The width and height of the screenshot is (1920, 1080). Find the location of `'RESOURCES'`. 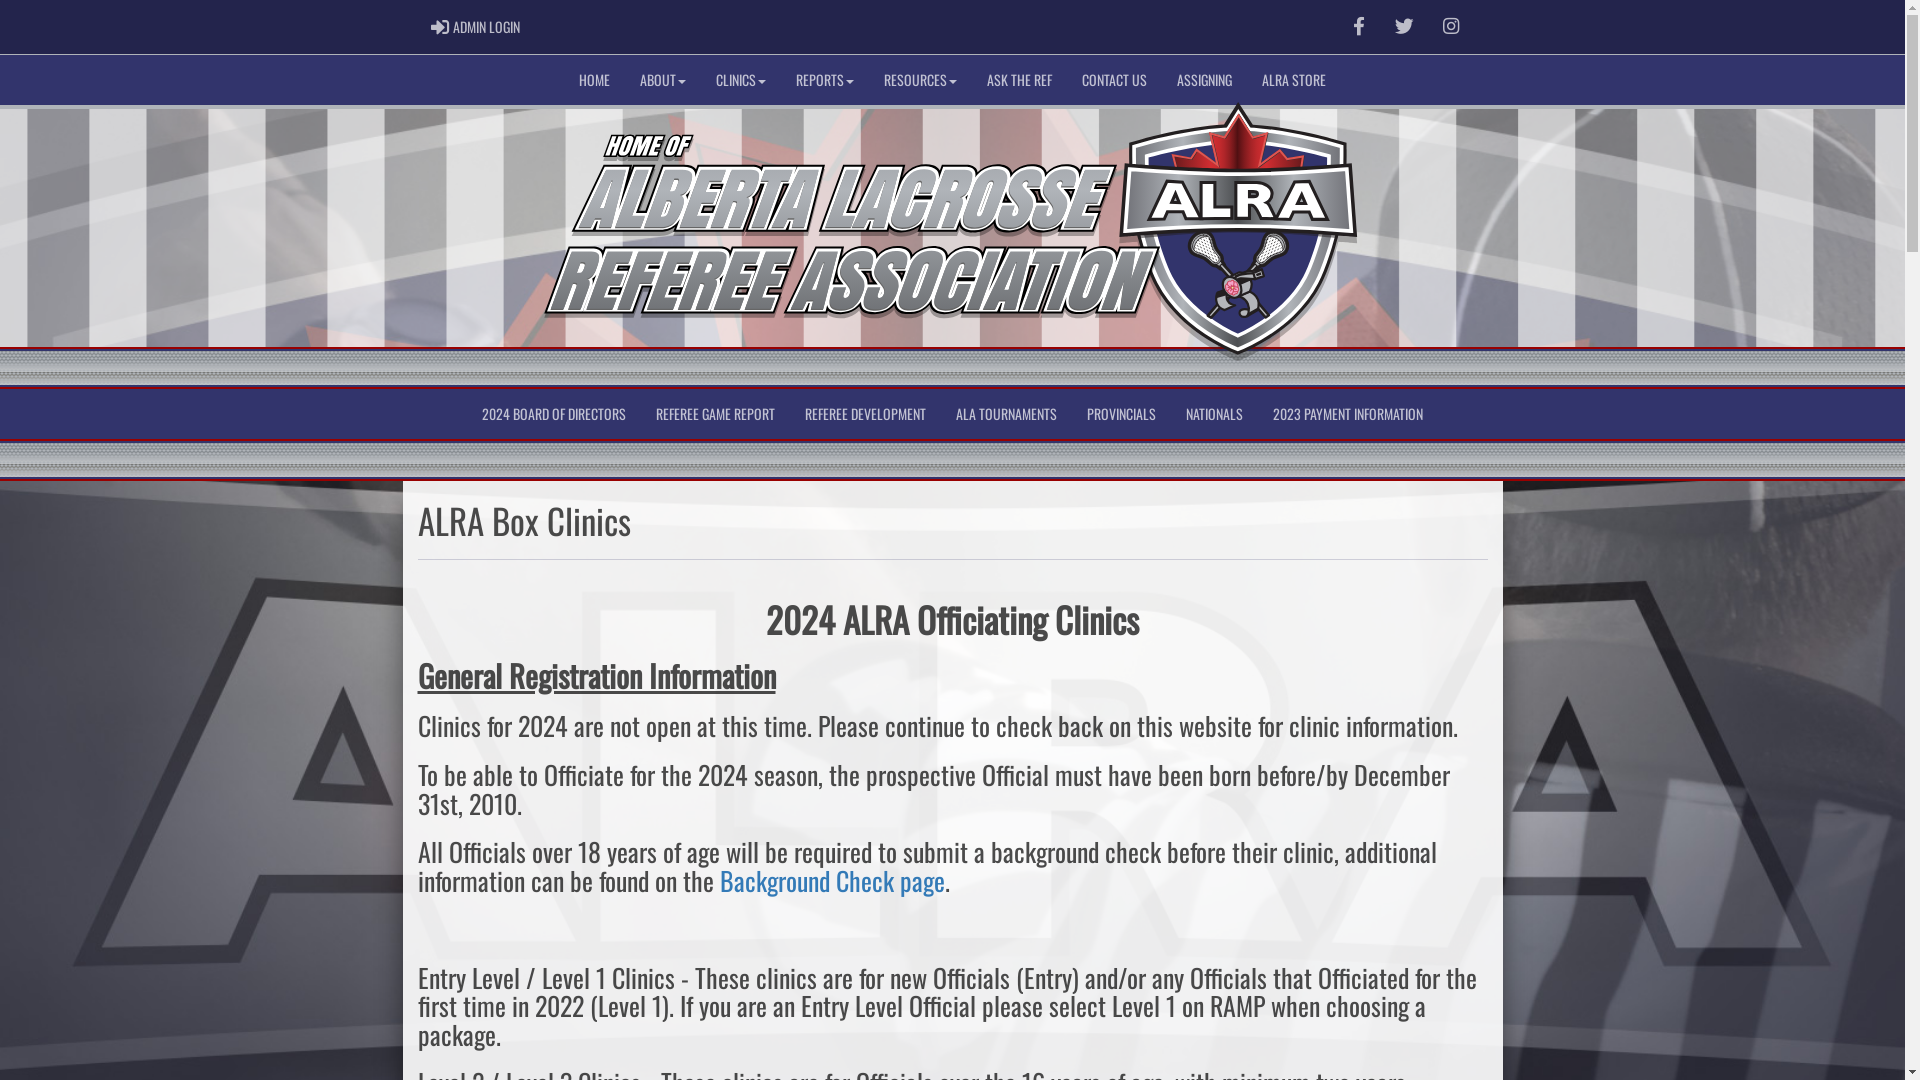

'RESOURCES' is located at coordinates (919, 79).